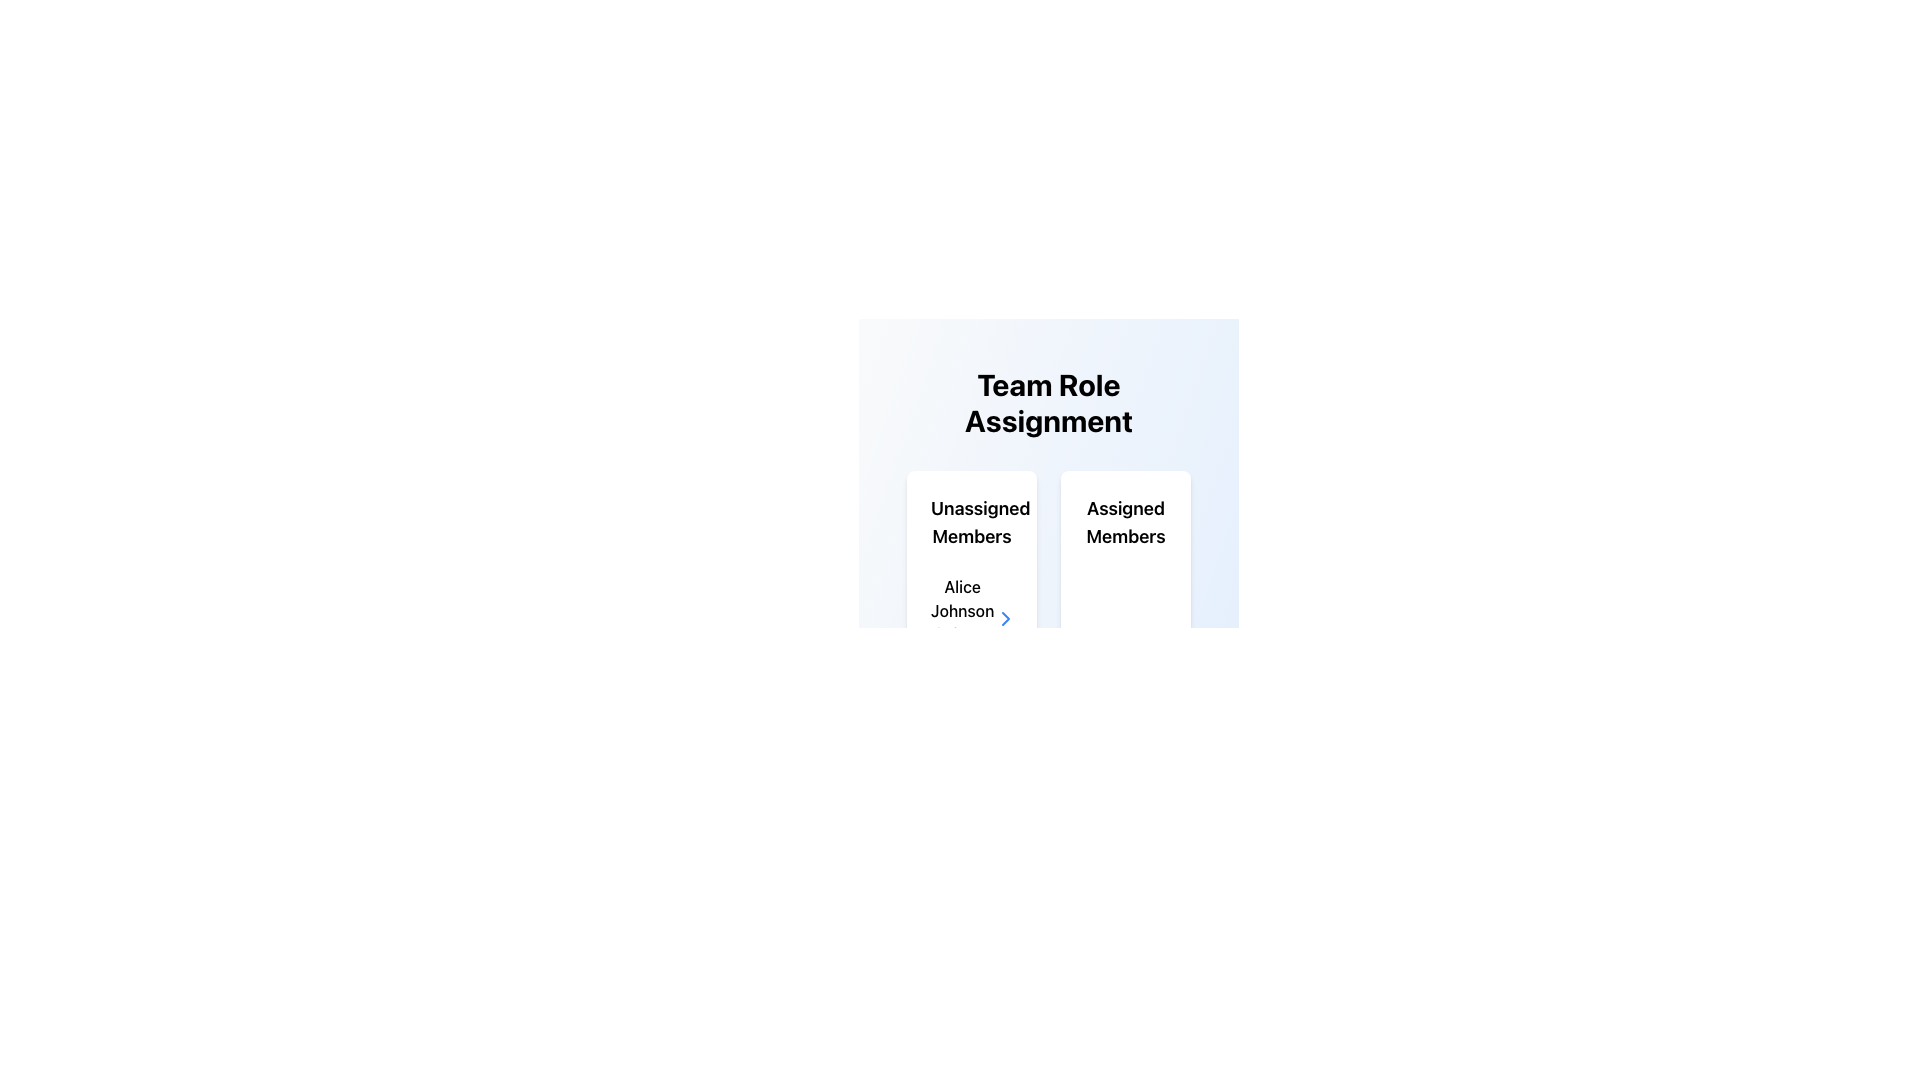  I want to click on the first item in the 'Unassigned Members' list under the 'Team Role Assignment' heading, which represents a selectable role assignment option, so click(971, 617).